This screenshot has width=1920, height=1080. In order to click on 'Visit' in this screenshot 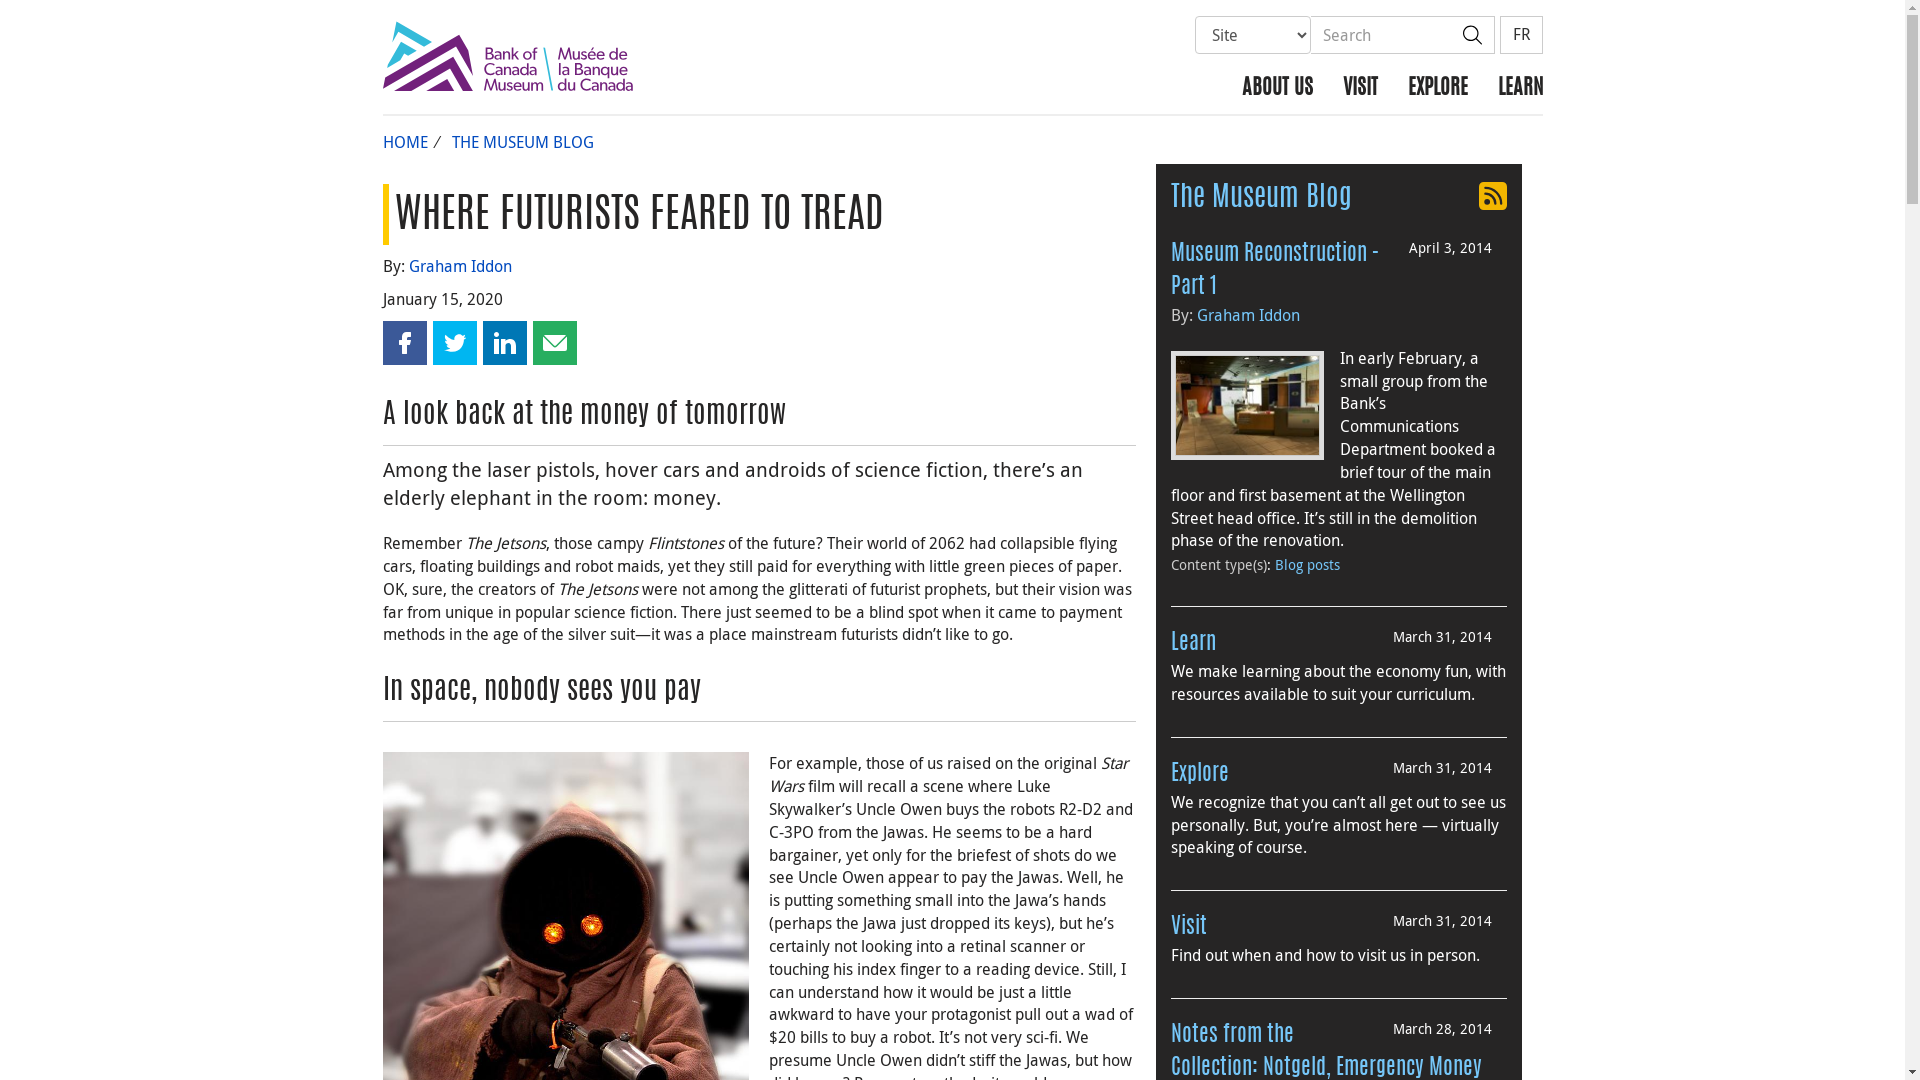, I will do `click(1189, 926)`.